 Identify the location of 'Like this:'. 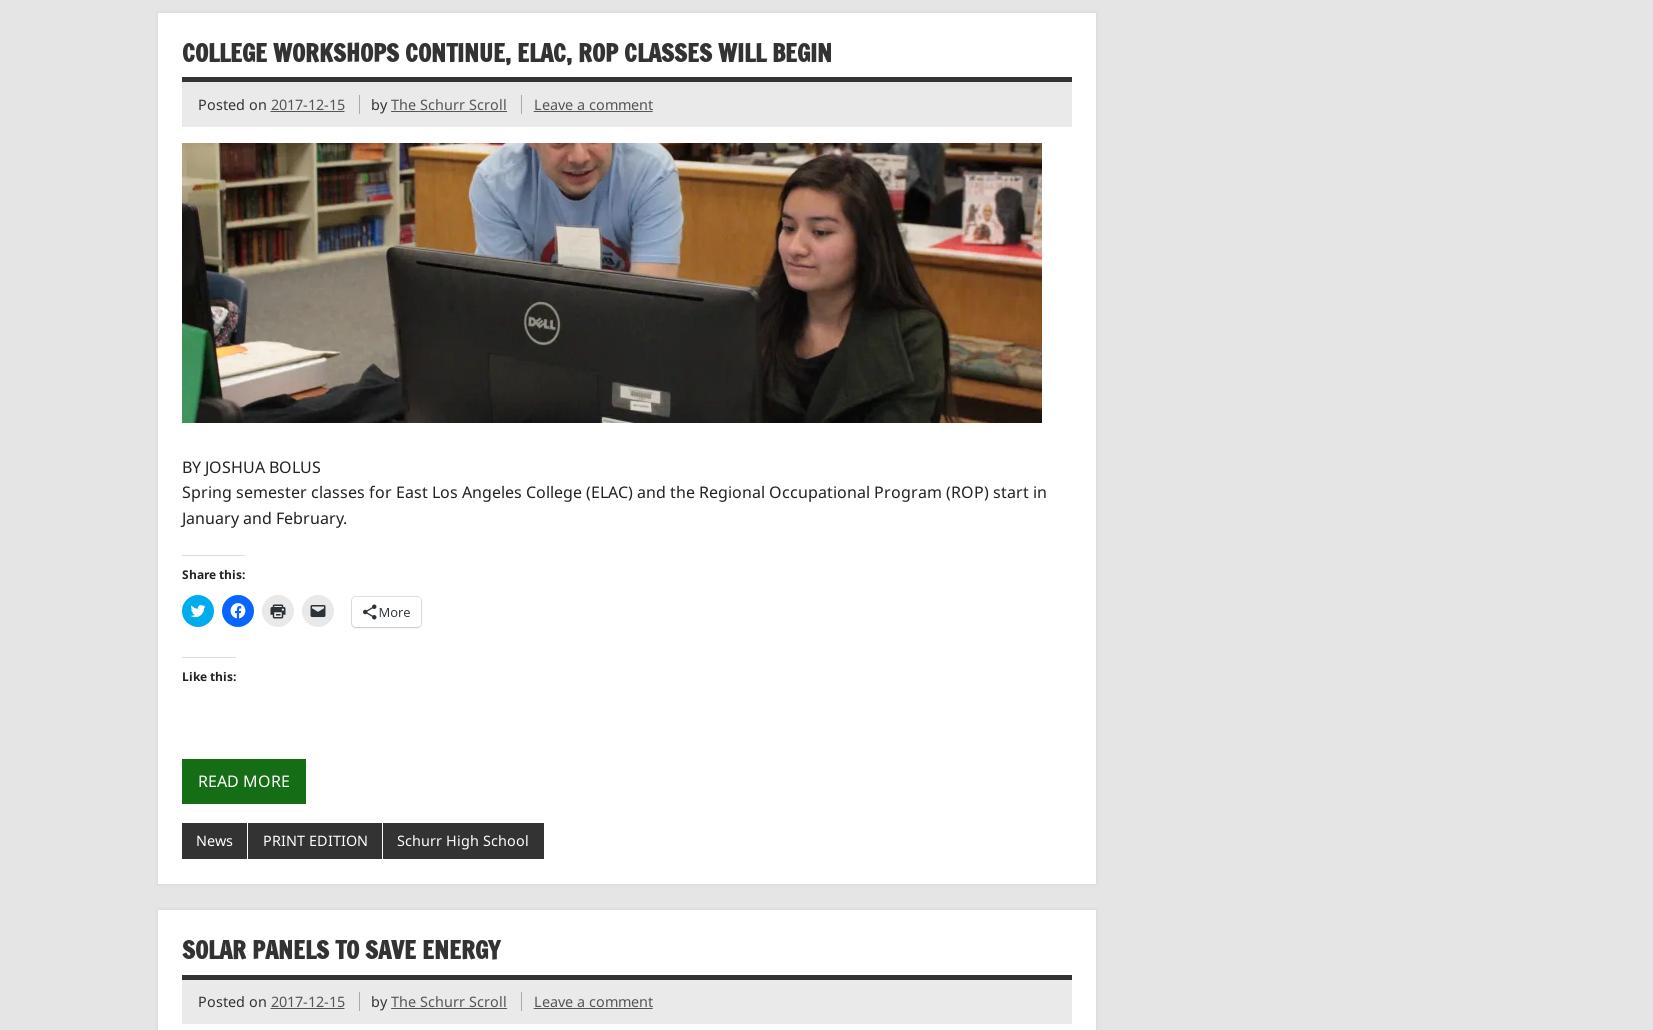
(206, 674).